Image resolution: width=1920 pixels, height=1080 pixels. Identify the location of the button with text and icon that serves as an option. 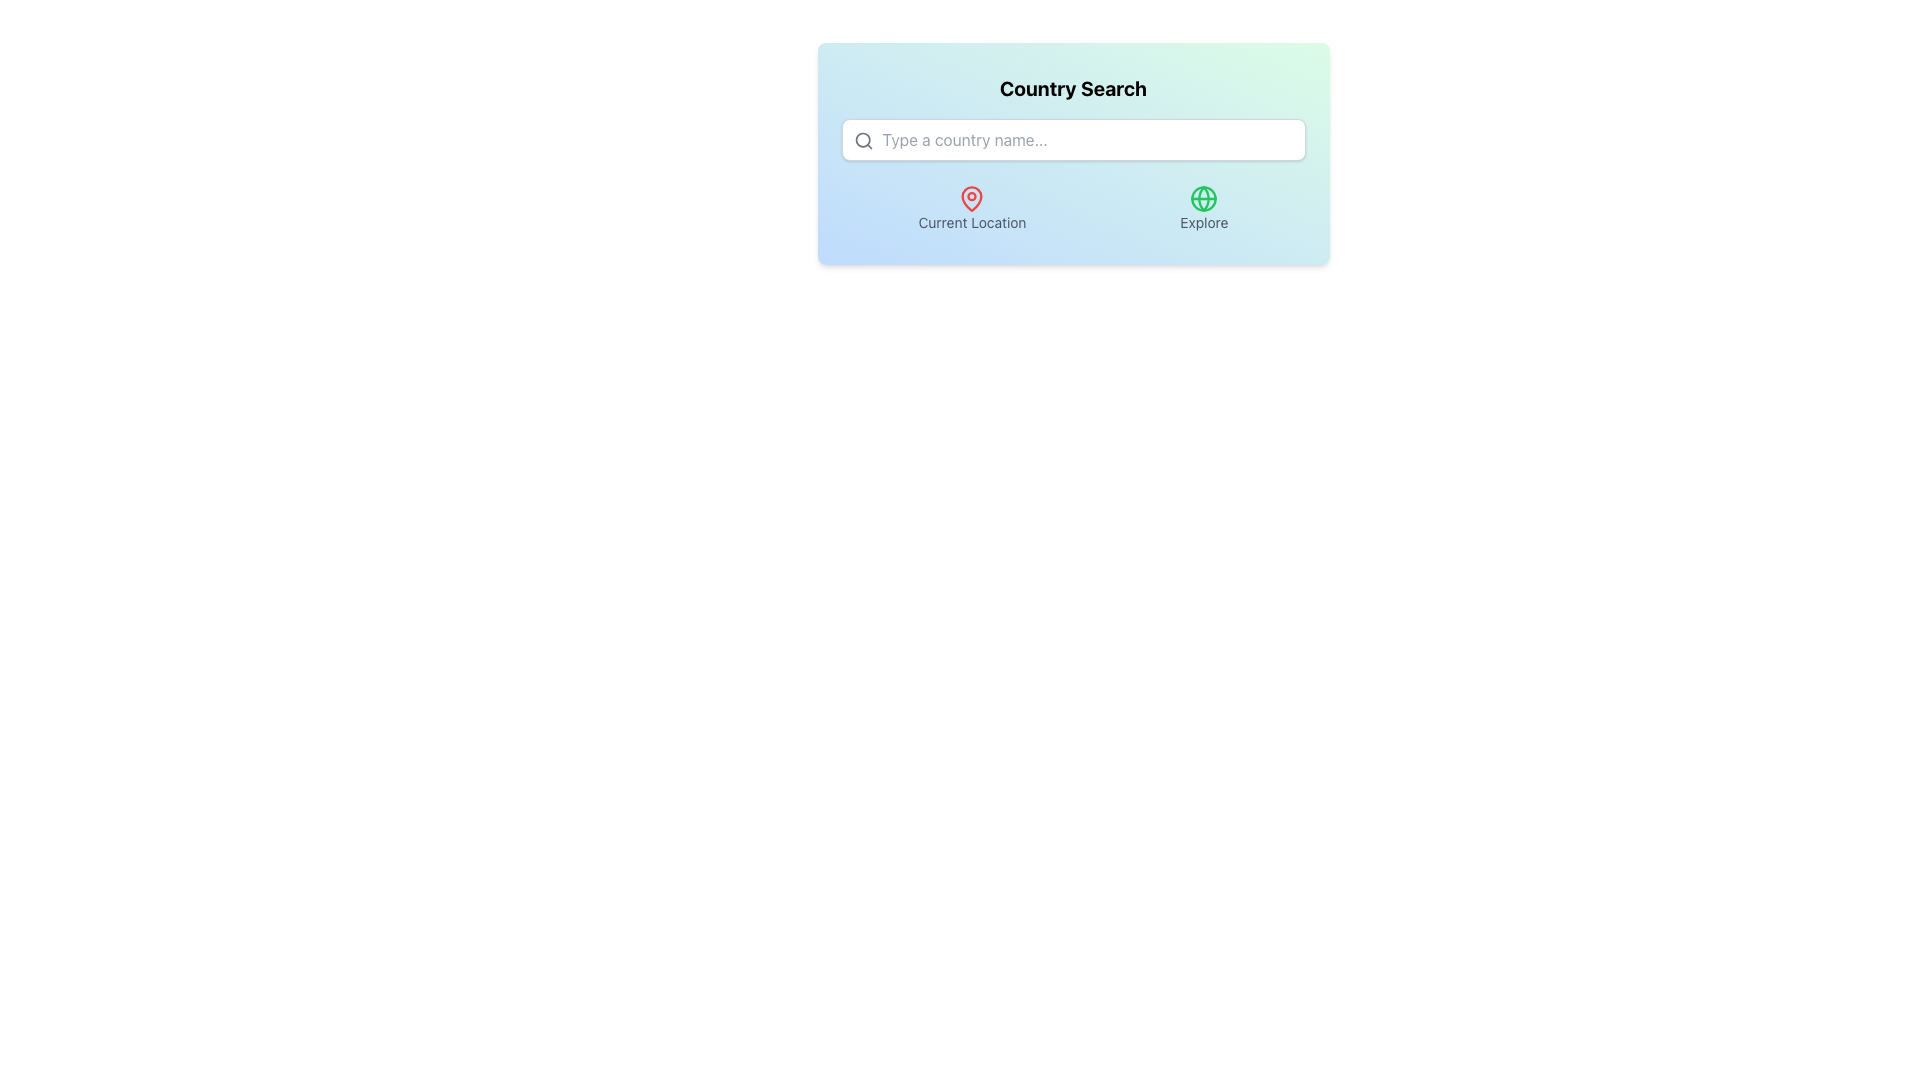
(1203, 208).